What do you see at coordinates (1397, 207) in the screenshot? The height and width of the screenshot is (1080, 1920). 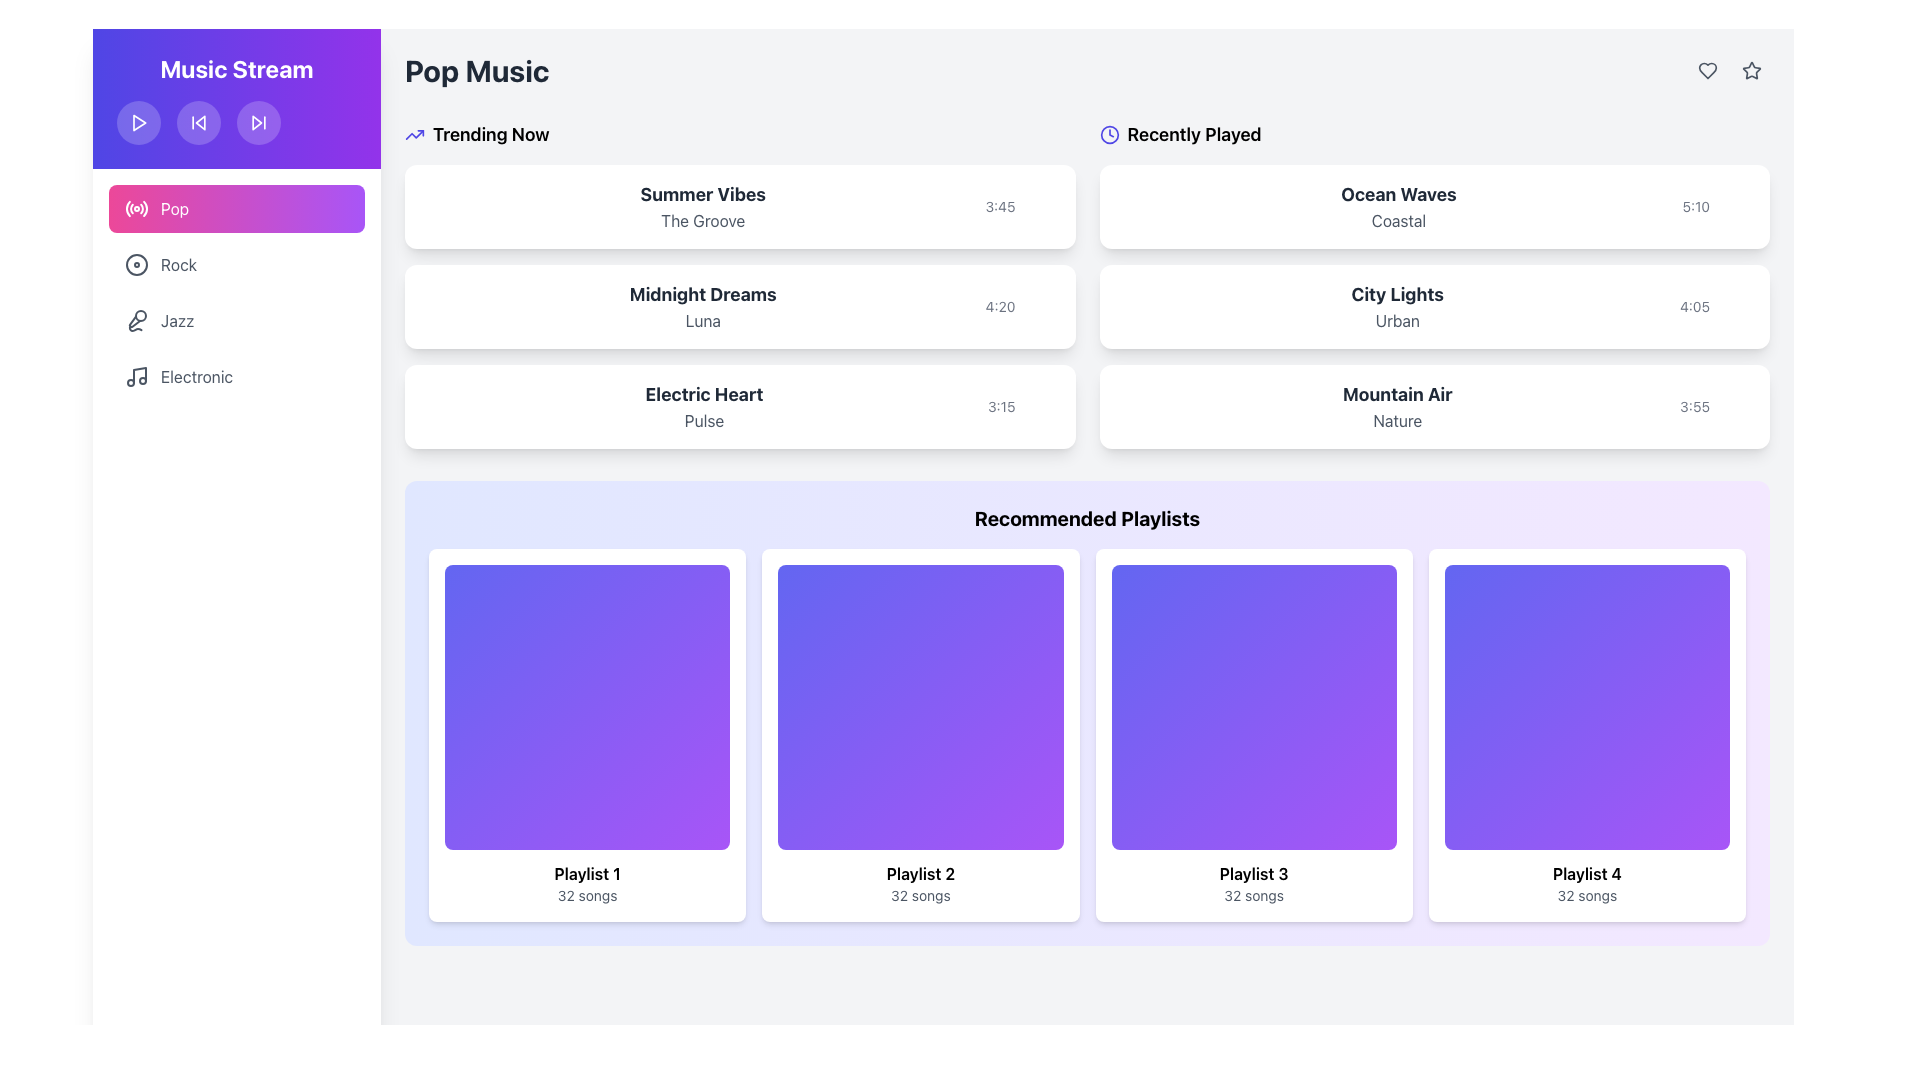 I see `the text block titled 'Ocean Waves' with the subtitle 'Coastal' located in the 'Recently Played' section, positioned at the second row` at bounding box center [1397, 207].